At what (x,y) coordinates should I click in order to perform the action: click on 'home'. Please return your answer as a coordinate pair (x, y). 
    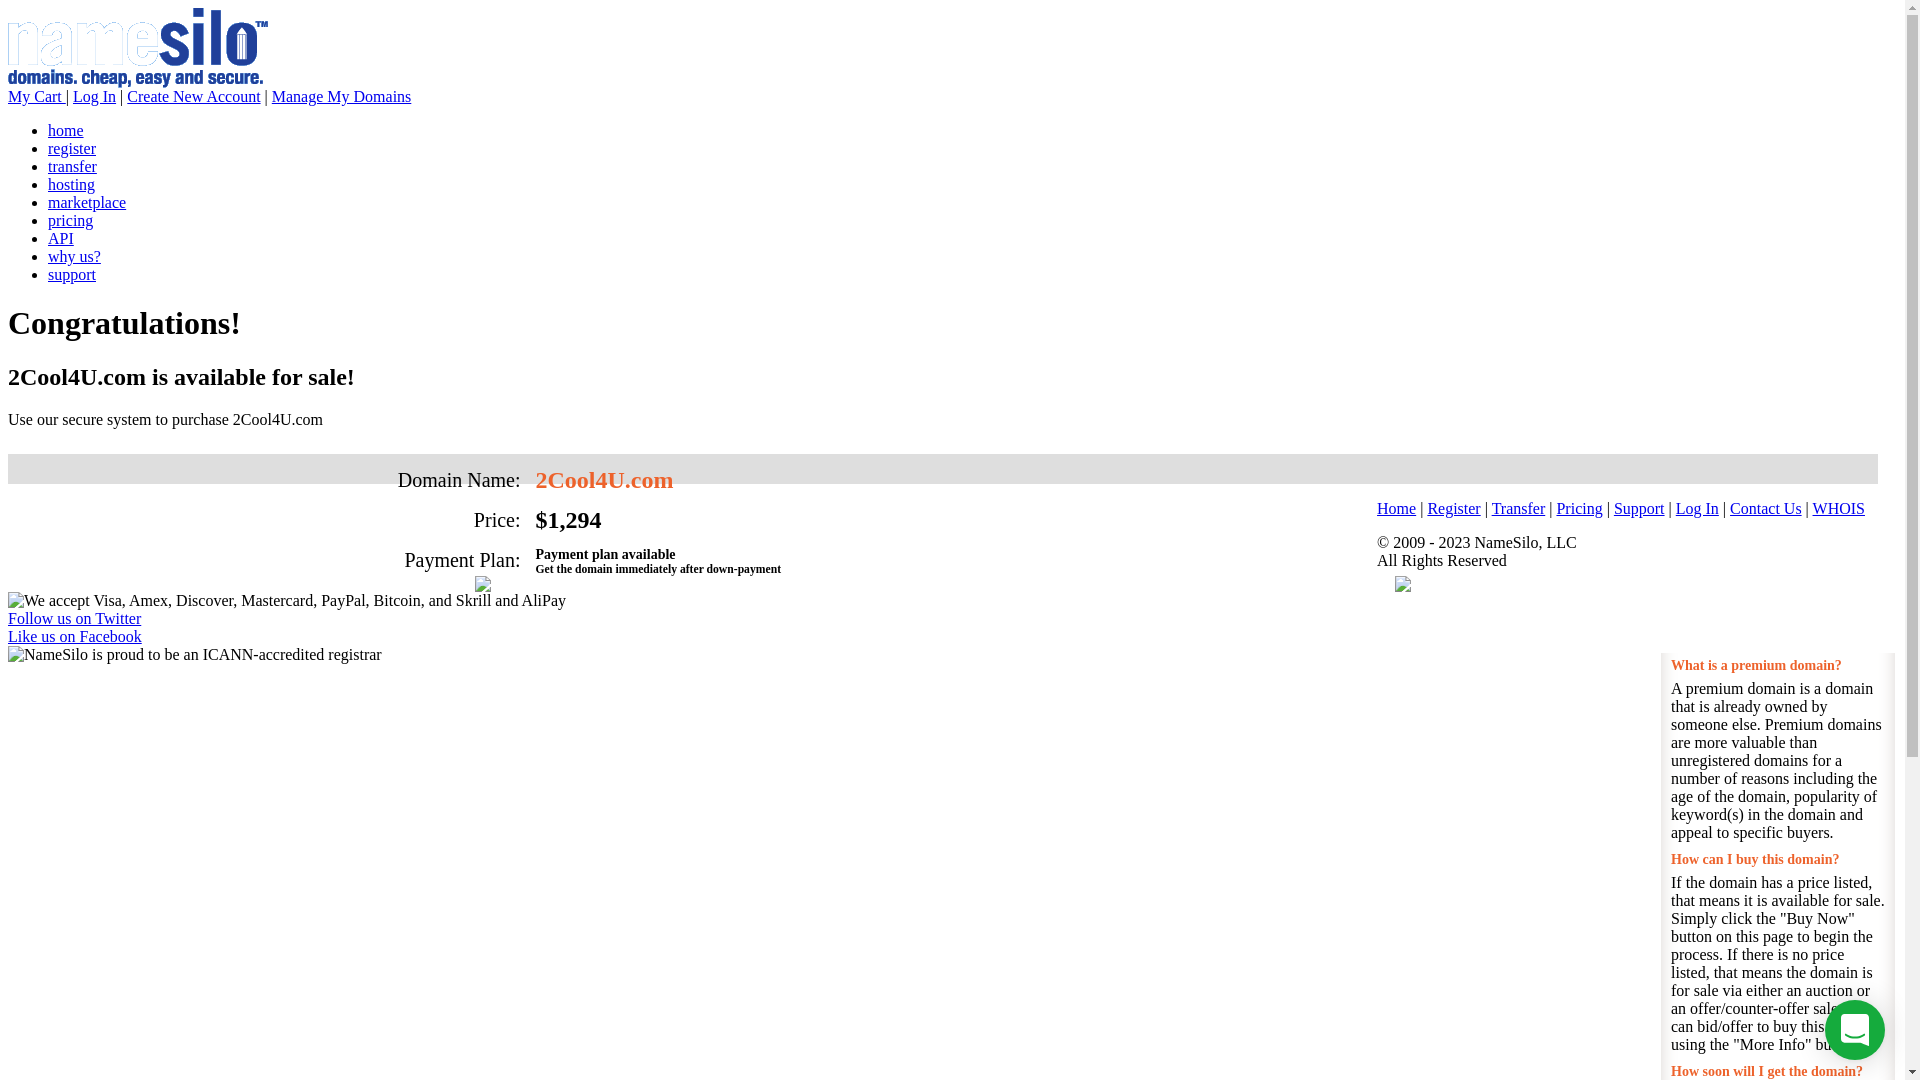
    Looking at the image, I should click on (66, 130).